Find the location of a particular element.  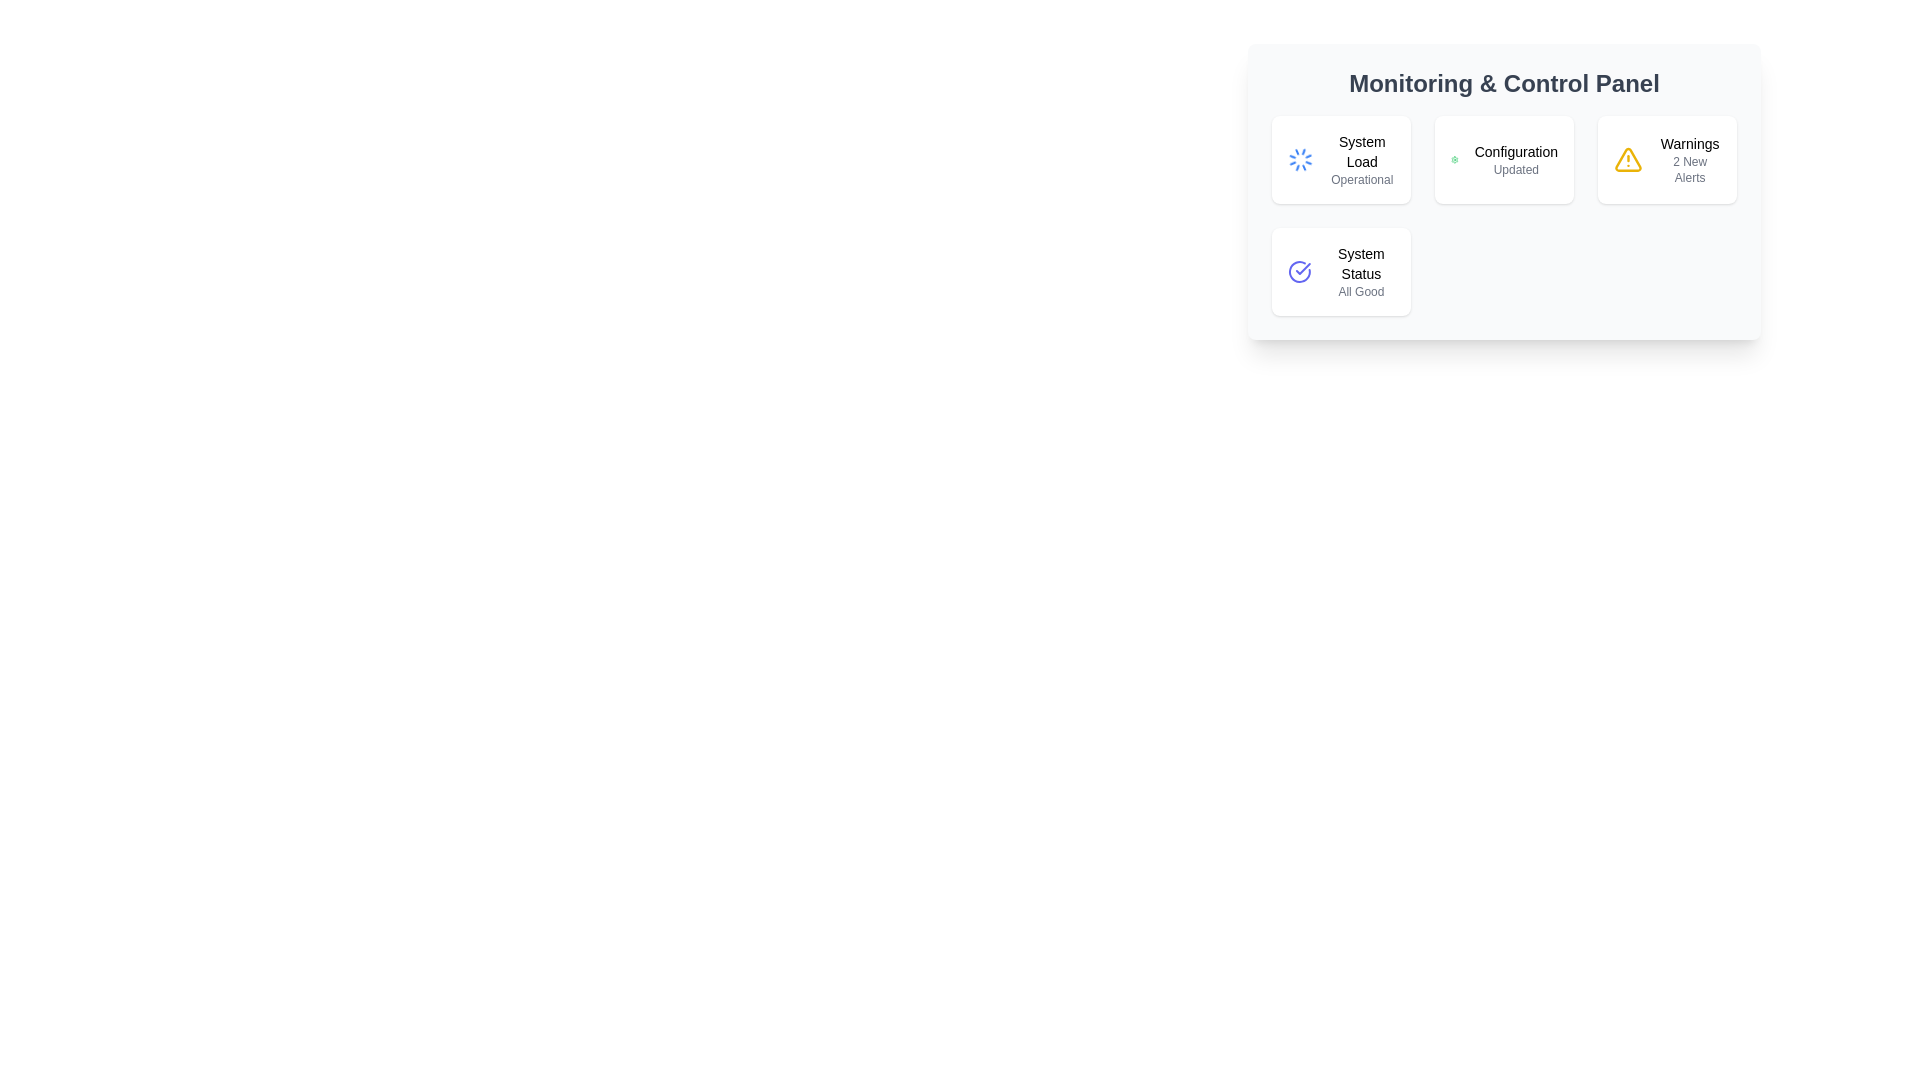

the Text and Icon Card displaying 'System Load' and 'Operational', located in the top-left corner of the Monitoring & Control Panel section is located at coordinates (1341, 158).